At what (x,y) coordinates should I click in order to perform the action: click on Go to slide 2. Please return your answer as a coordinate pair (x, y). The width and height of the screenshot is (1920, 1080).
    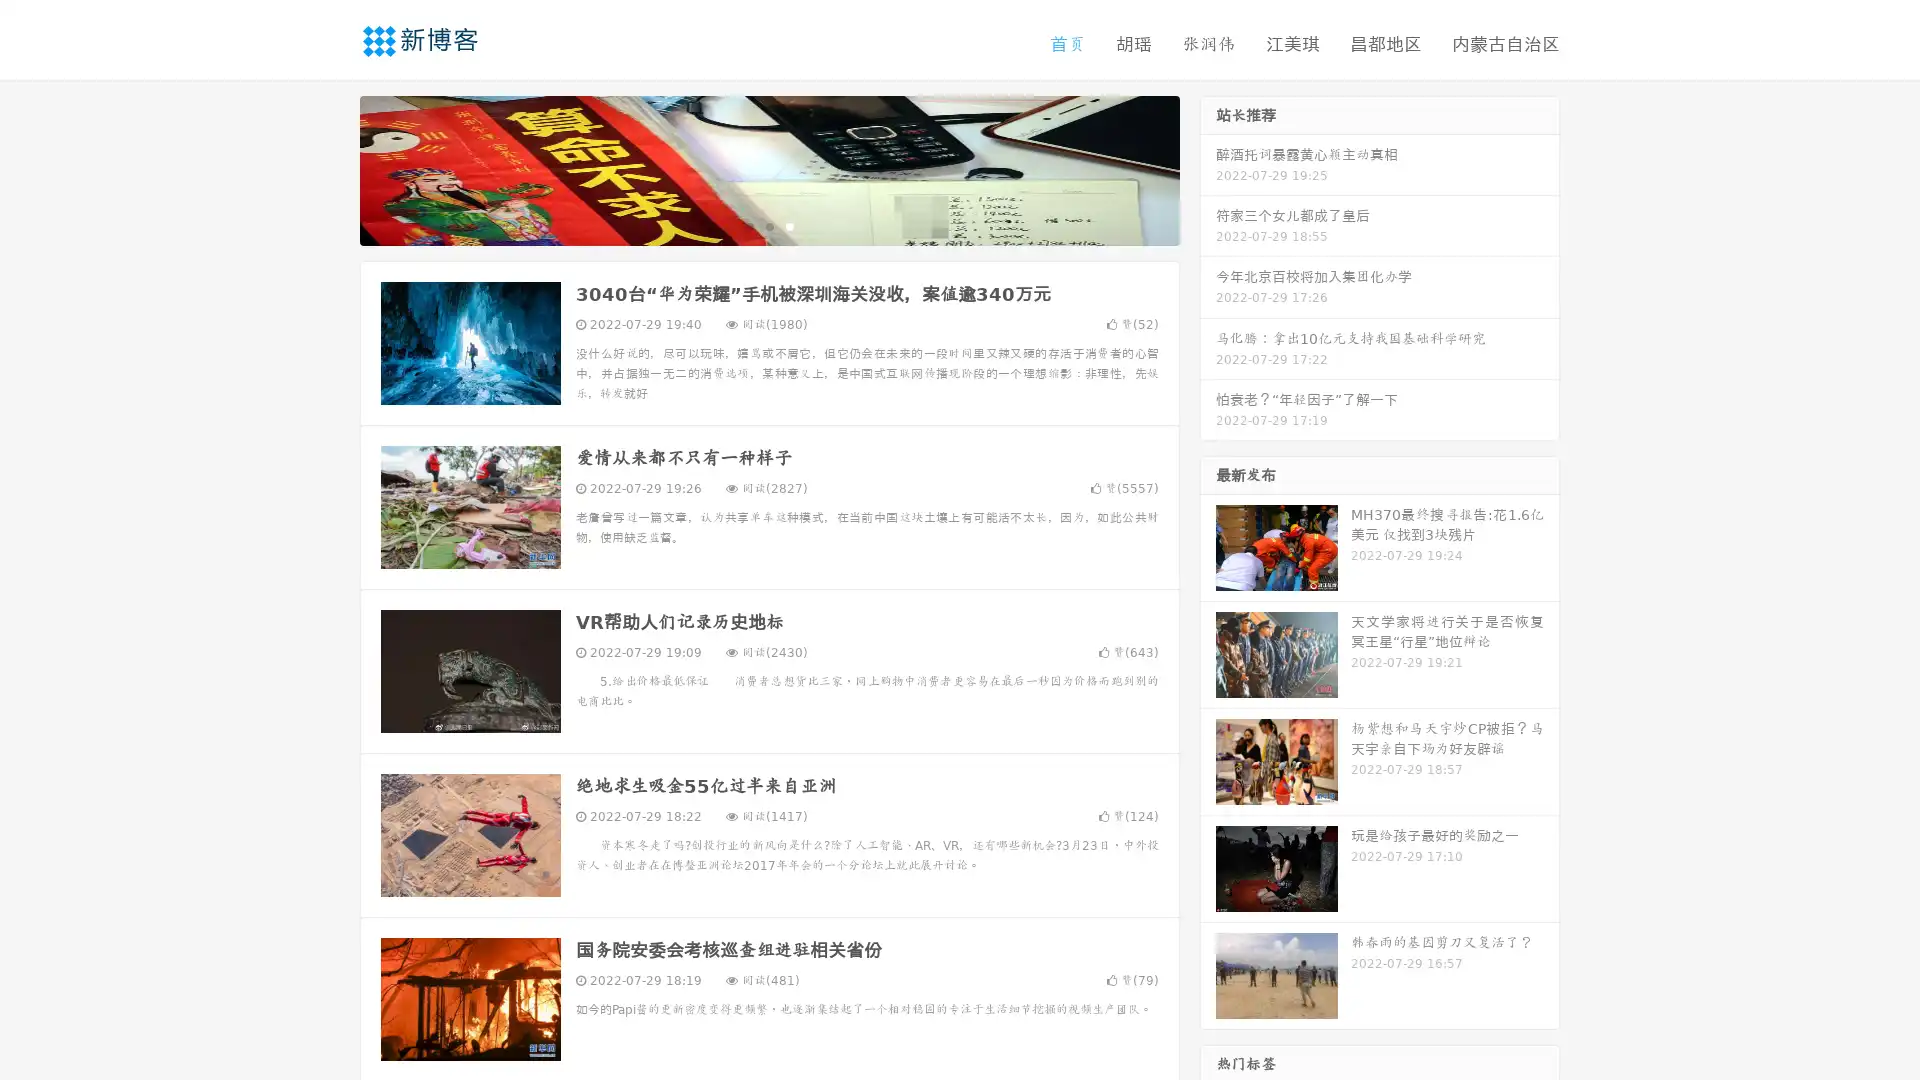
    Looking at the image, I should click on (768, 225).